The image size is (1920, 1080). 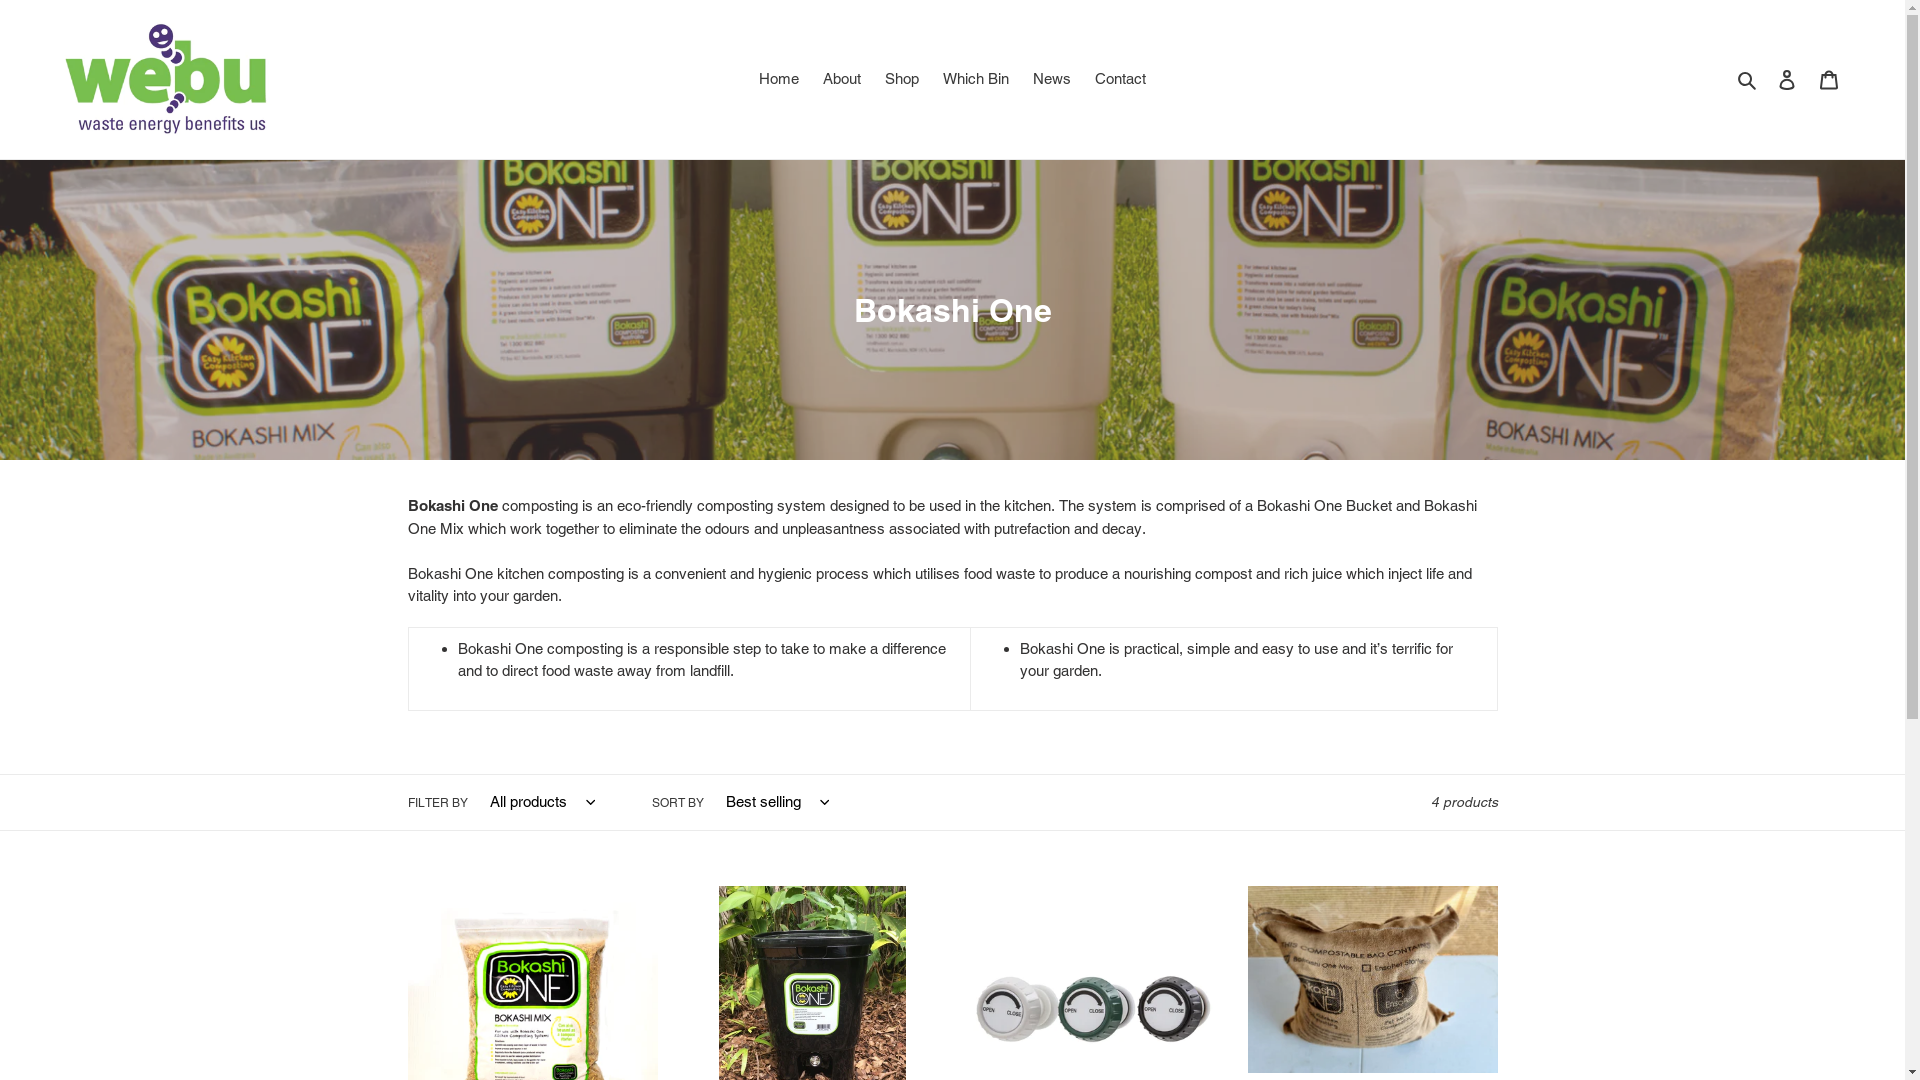 What do you see at coordinates (841, 78) in the screenshot?
I see `'About'` at bounding box center [841, 78].